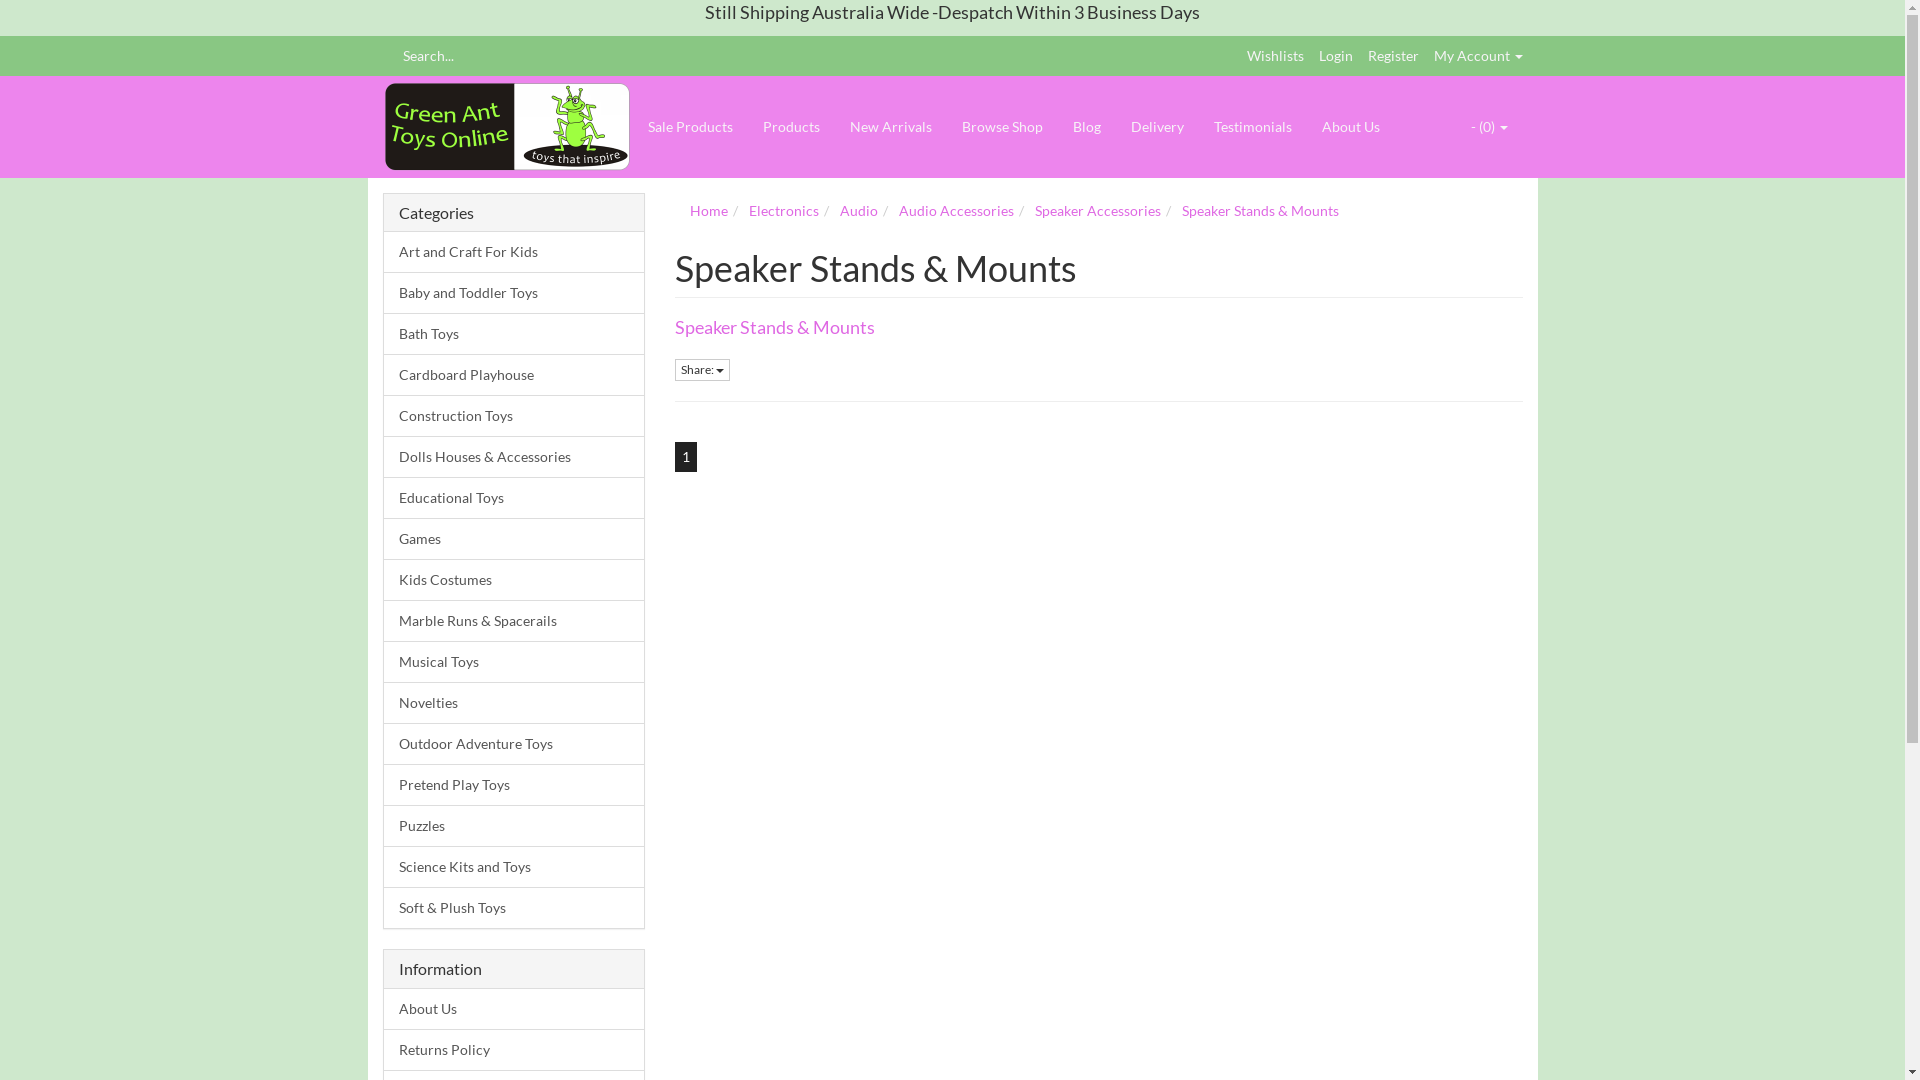  Describe the element at coordinates (514, 865) in the screenshot. I see `'Science Kits and Toys'` at that location.